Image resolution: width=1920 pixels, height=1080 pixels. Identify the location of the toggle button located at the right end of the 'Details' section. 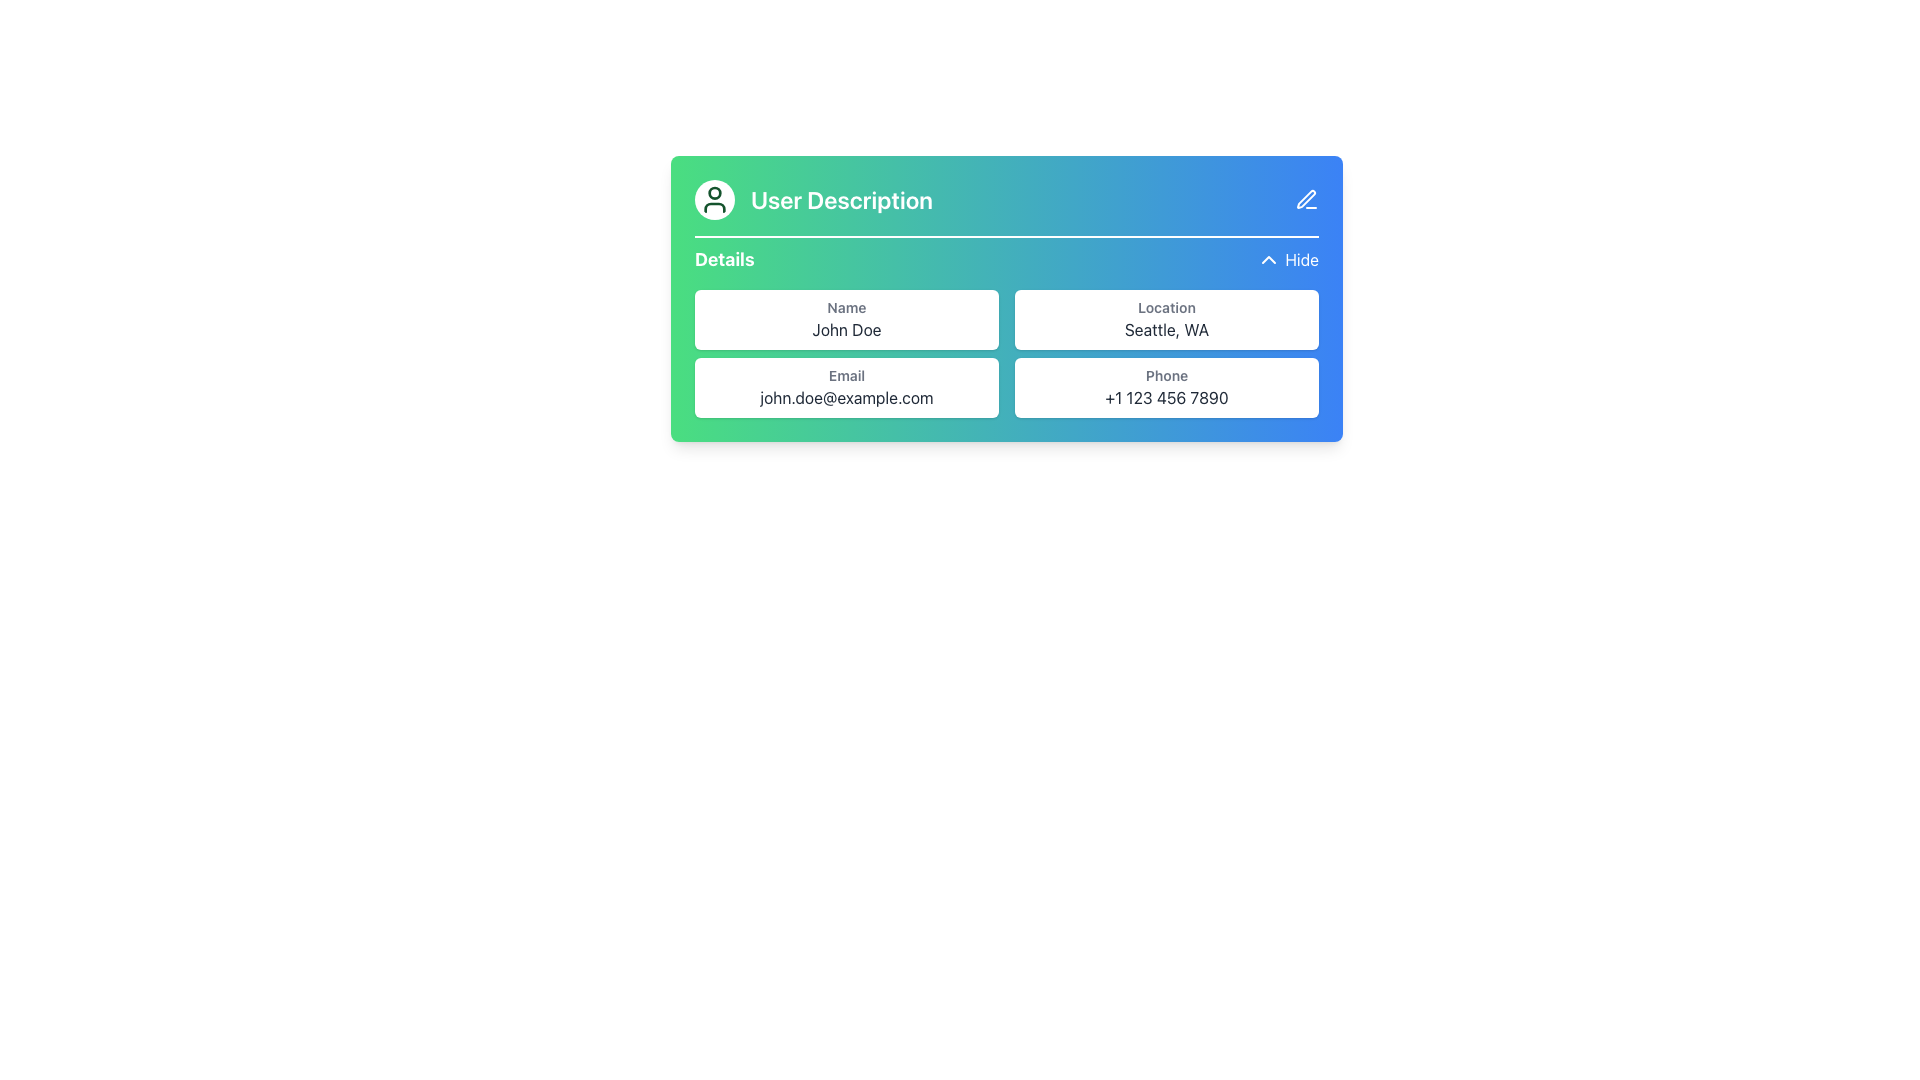
(1287, 258).